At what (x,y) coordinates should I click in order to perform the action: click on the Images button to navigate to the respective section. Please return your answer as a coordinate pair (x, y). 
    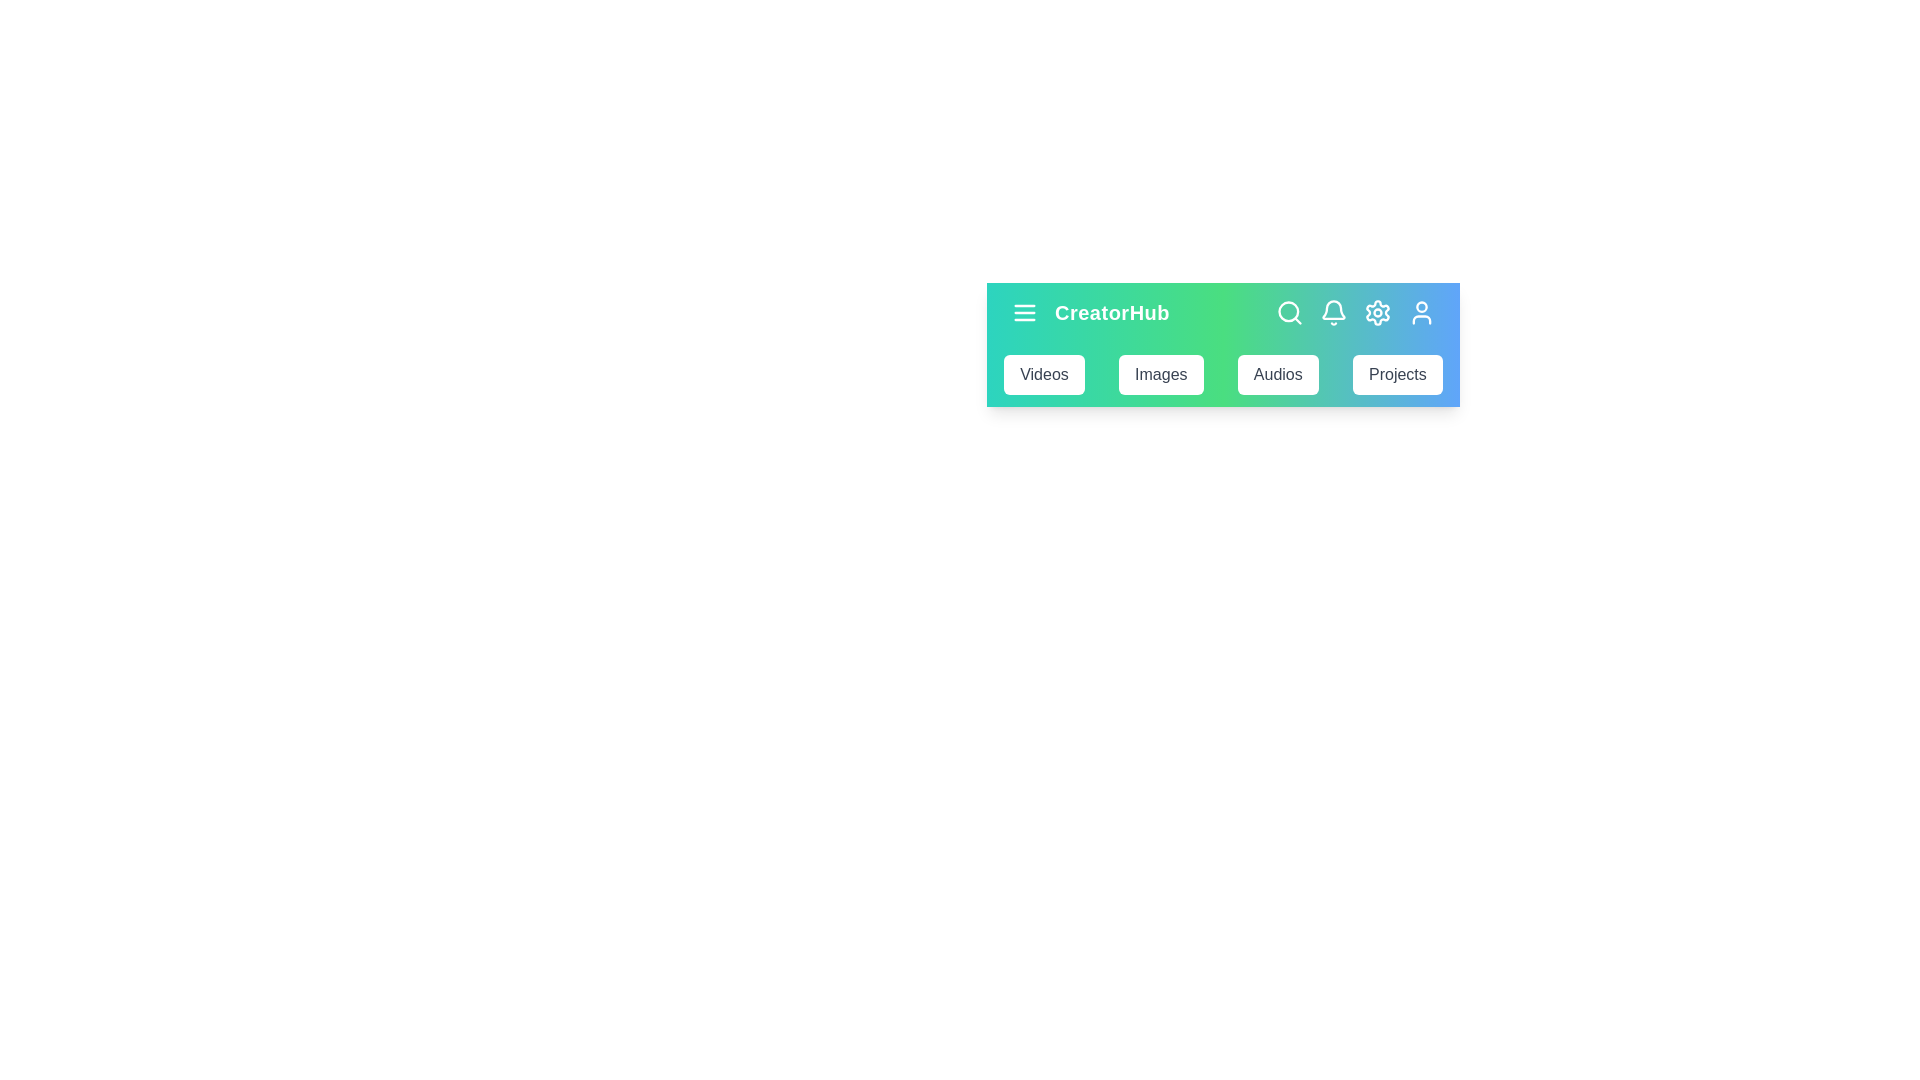
    Looking at the image, I should click on (1161, 374).